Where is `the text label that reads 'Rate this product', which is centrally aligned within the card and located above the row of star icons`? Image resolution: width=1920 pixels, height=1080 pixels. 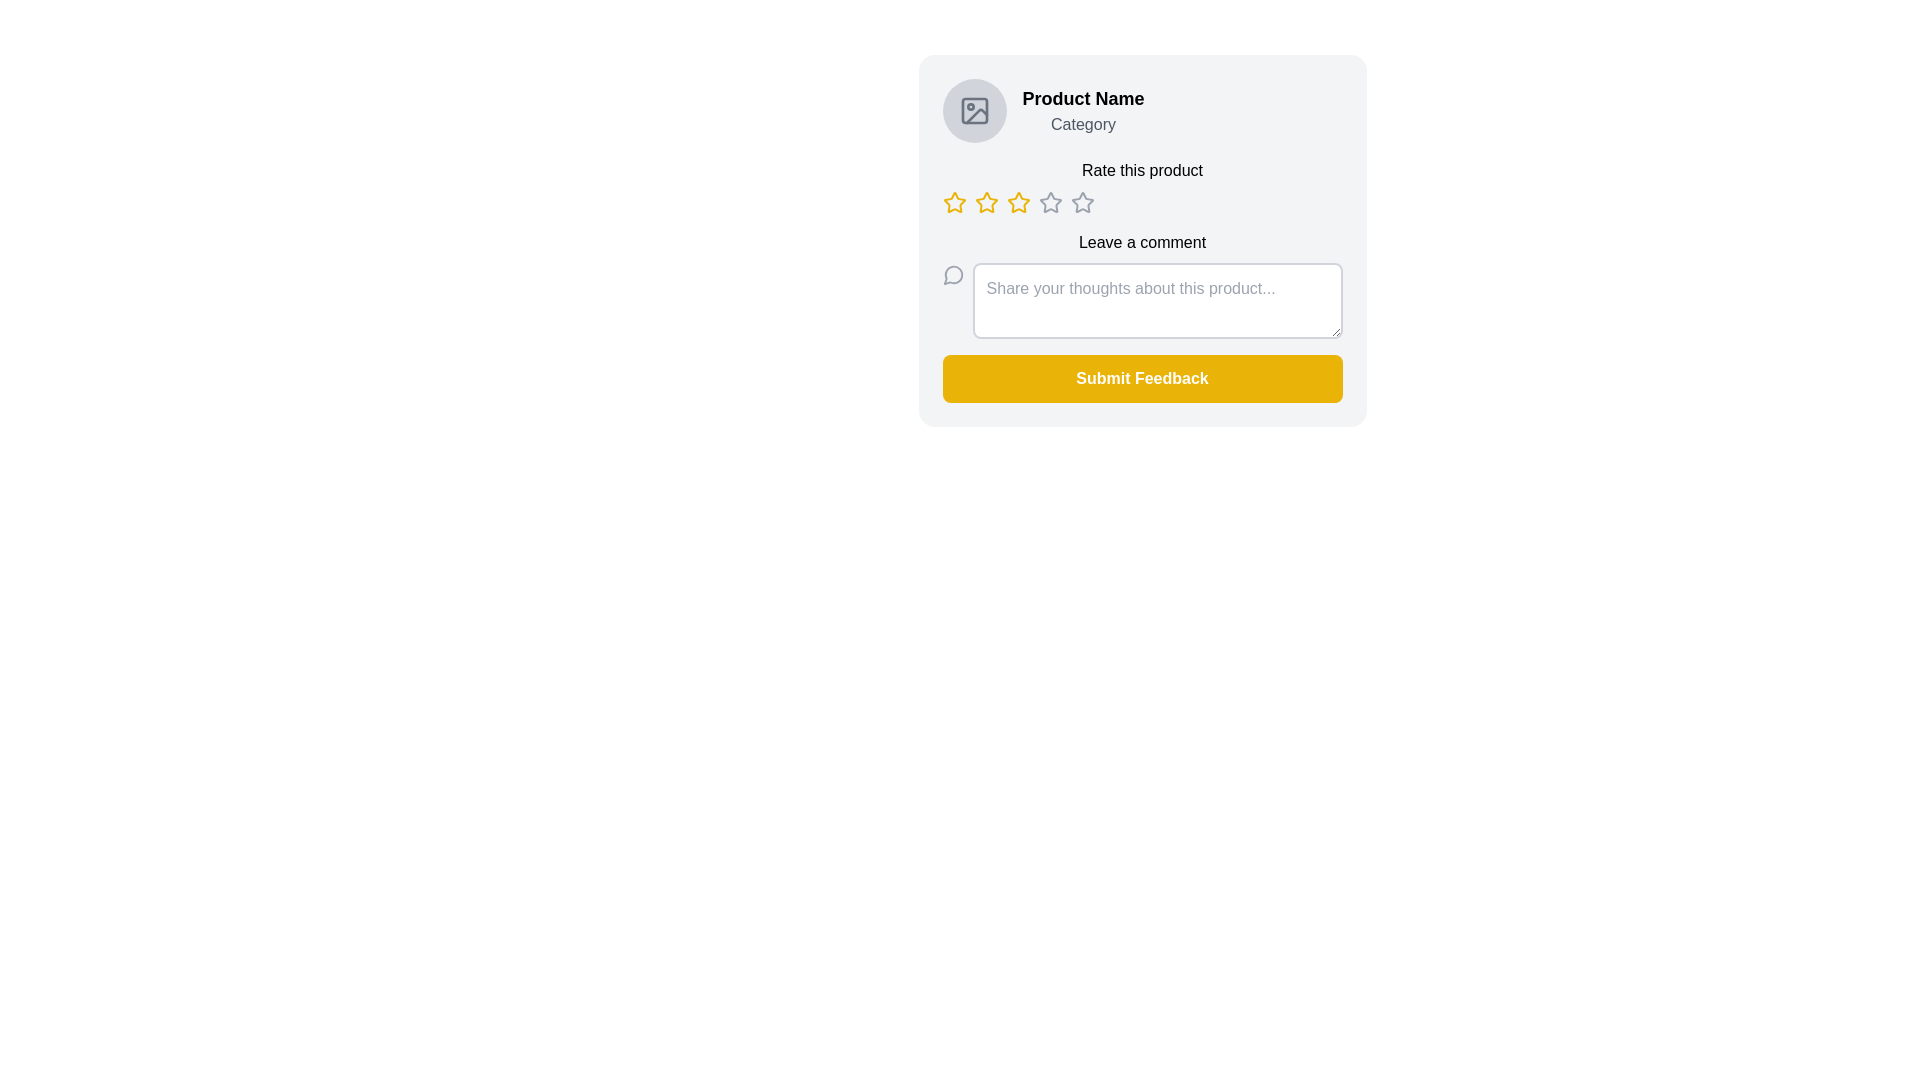
the text label that reads 'Rate this product', which is centrally aligned within the card and located above the row of star icons is located at coordinates (1142, 186).